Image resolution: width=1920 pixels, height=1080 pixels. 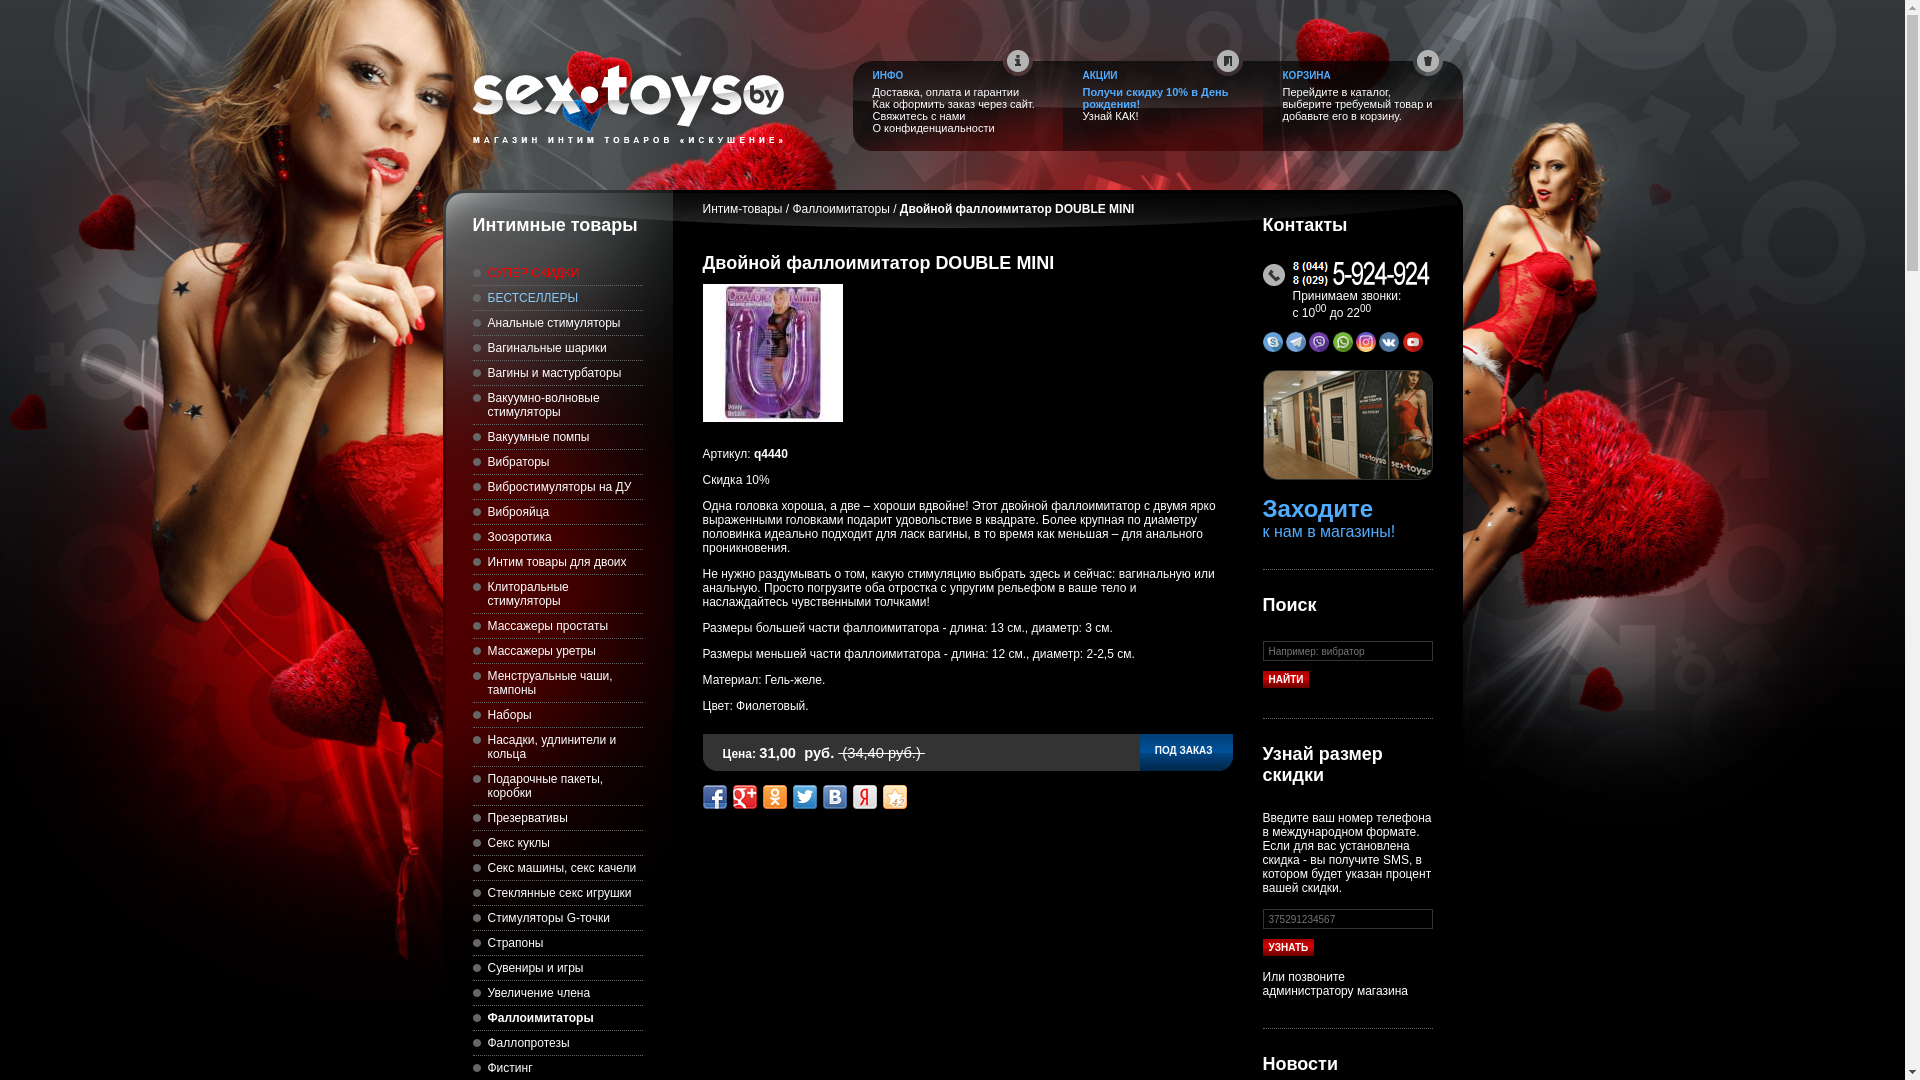 What do you see at coordinates (791, 796) in the screenshot?
I see `'Share on Twitter'` at bounding box center [791, 796].